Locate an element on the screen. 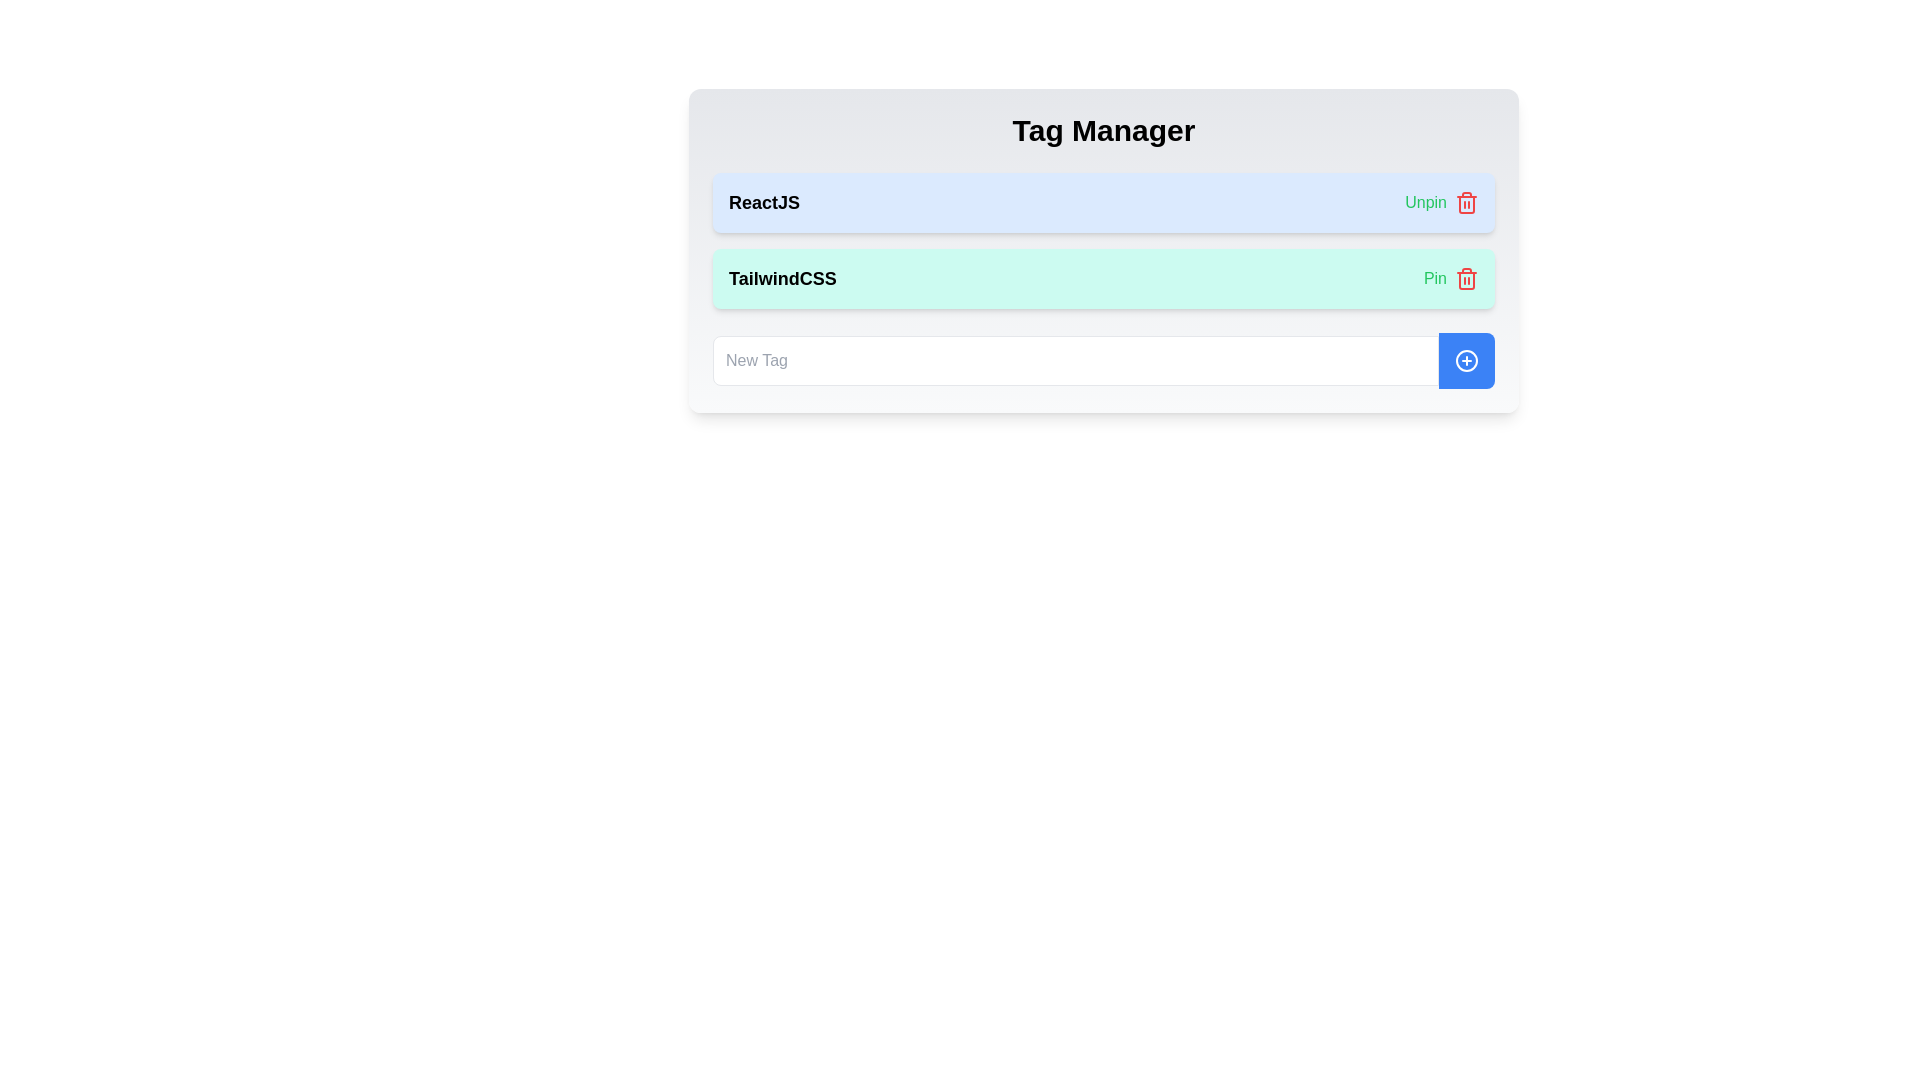 This screenshot has height=1080, width=1920. the button that triggers the addition of a new tag, located to the right of the 'New Tag' input field is located at coordinates (1467, 361).